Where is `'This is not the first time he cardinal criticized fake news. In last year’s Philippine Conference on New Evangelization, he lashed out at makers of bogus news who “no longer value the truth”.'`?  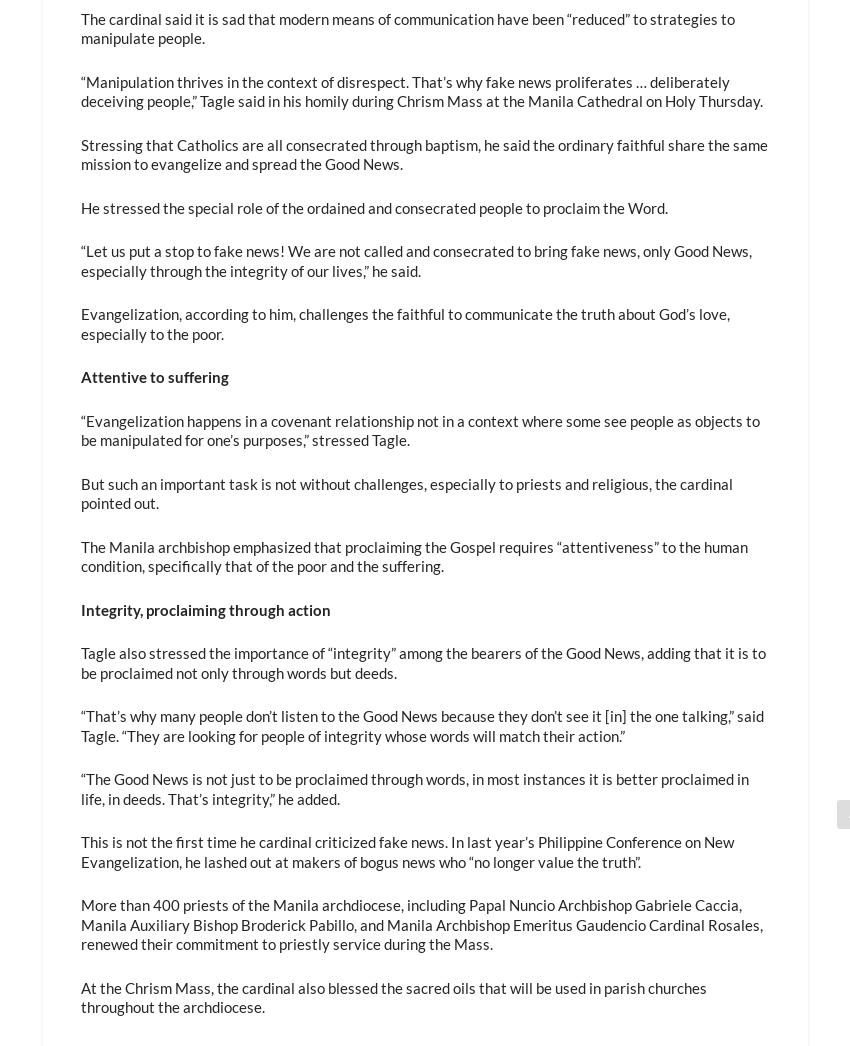 'This is not the first time he cardinal criticized fake news. In last year’s Philippine Conference on New Evangelization, he lashed out at makers of bogus news who “no longer value the truth”.' is located at coordinates (406, 850).